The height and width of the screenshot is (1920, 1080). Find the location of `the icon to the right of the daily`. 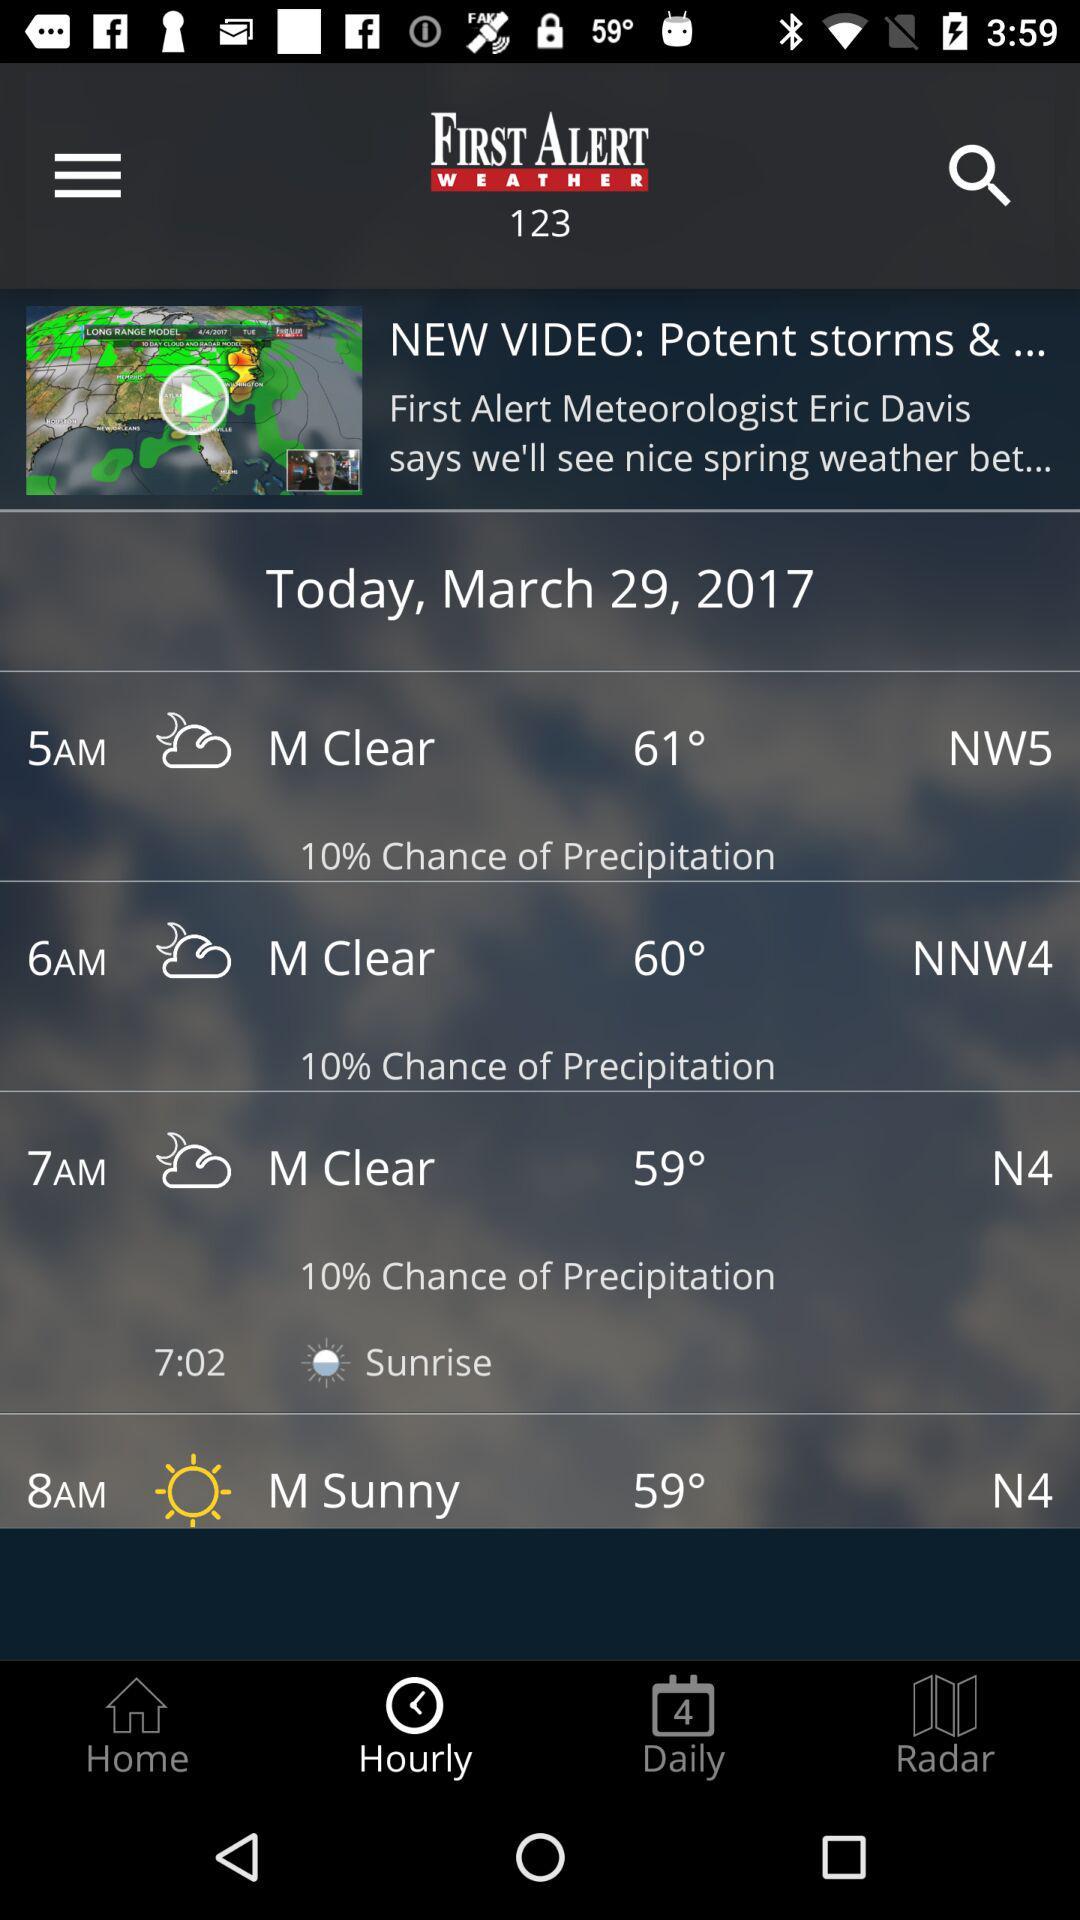

the icon to the right of the daily is located at coordinates (945, 1726).